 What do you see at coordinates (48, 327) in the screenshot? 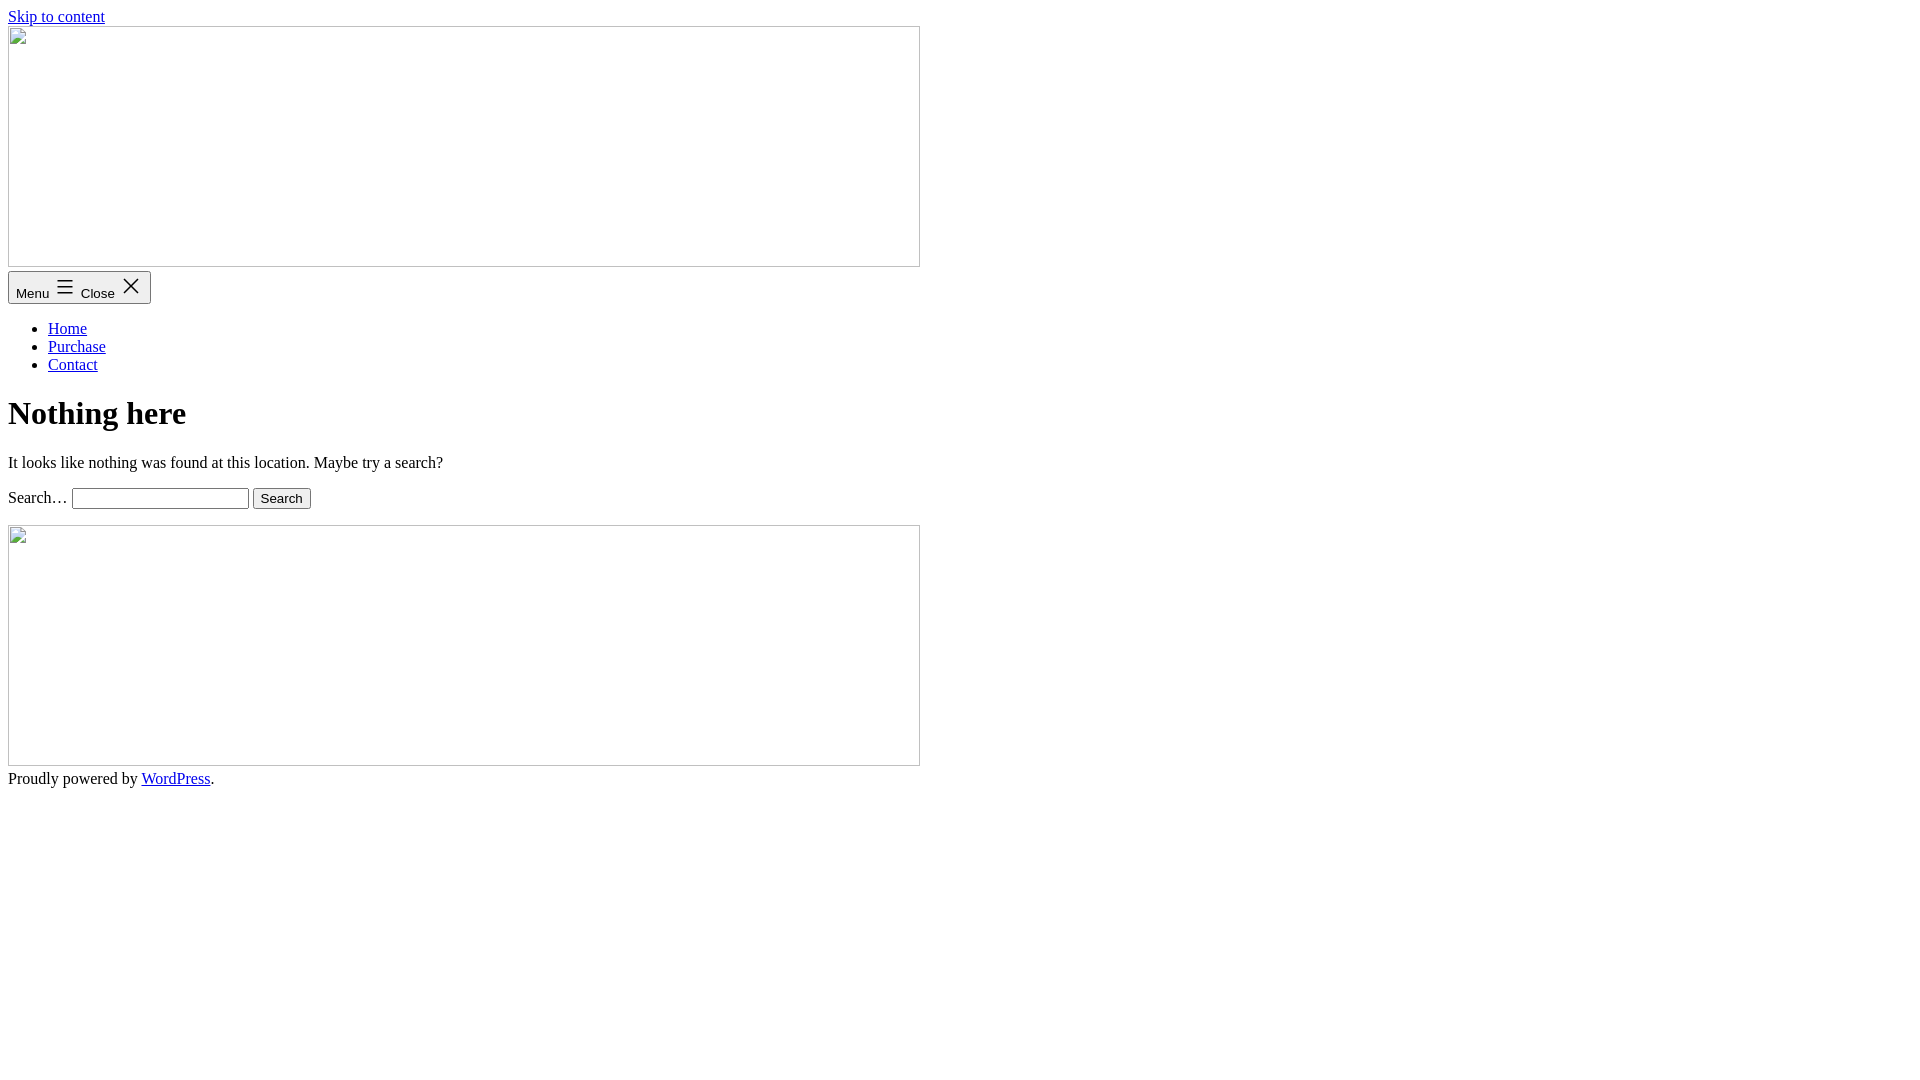
I see `'Home'` at bounding box center [48, 327].